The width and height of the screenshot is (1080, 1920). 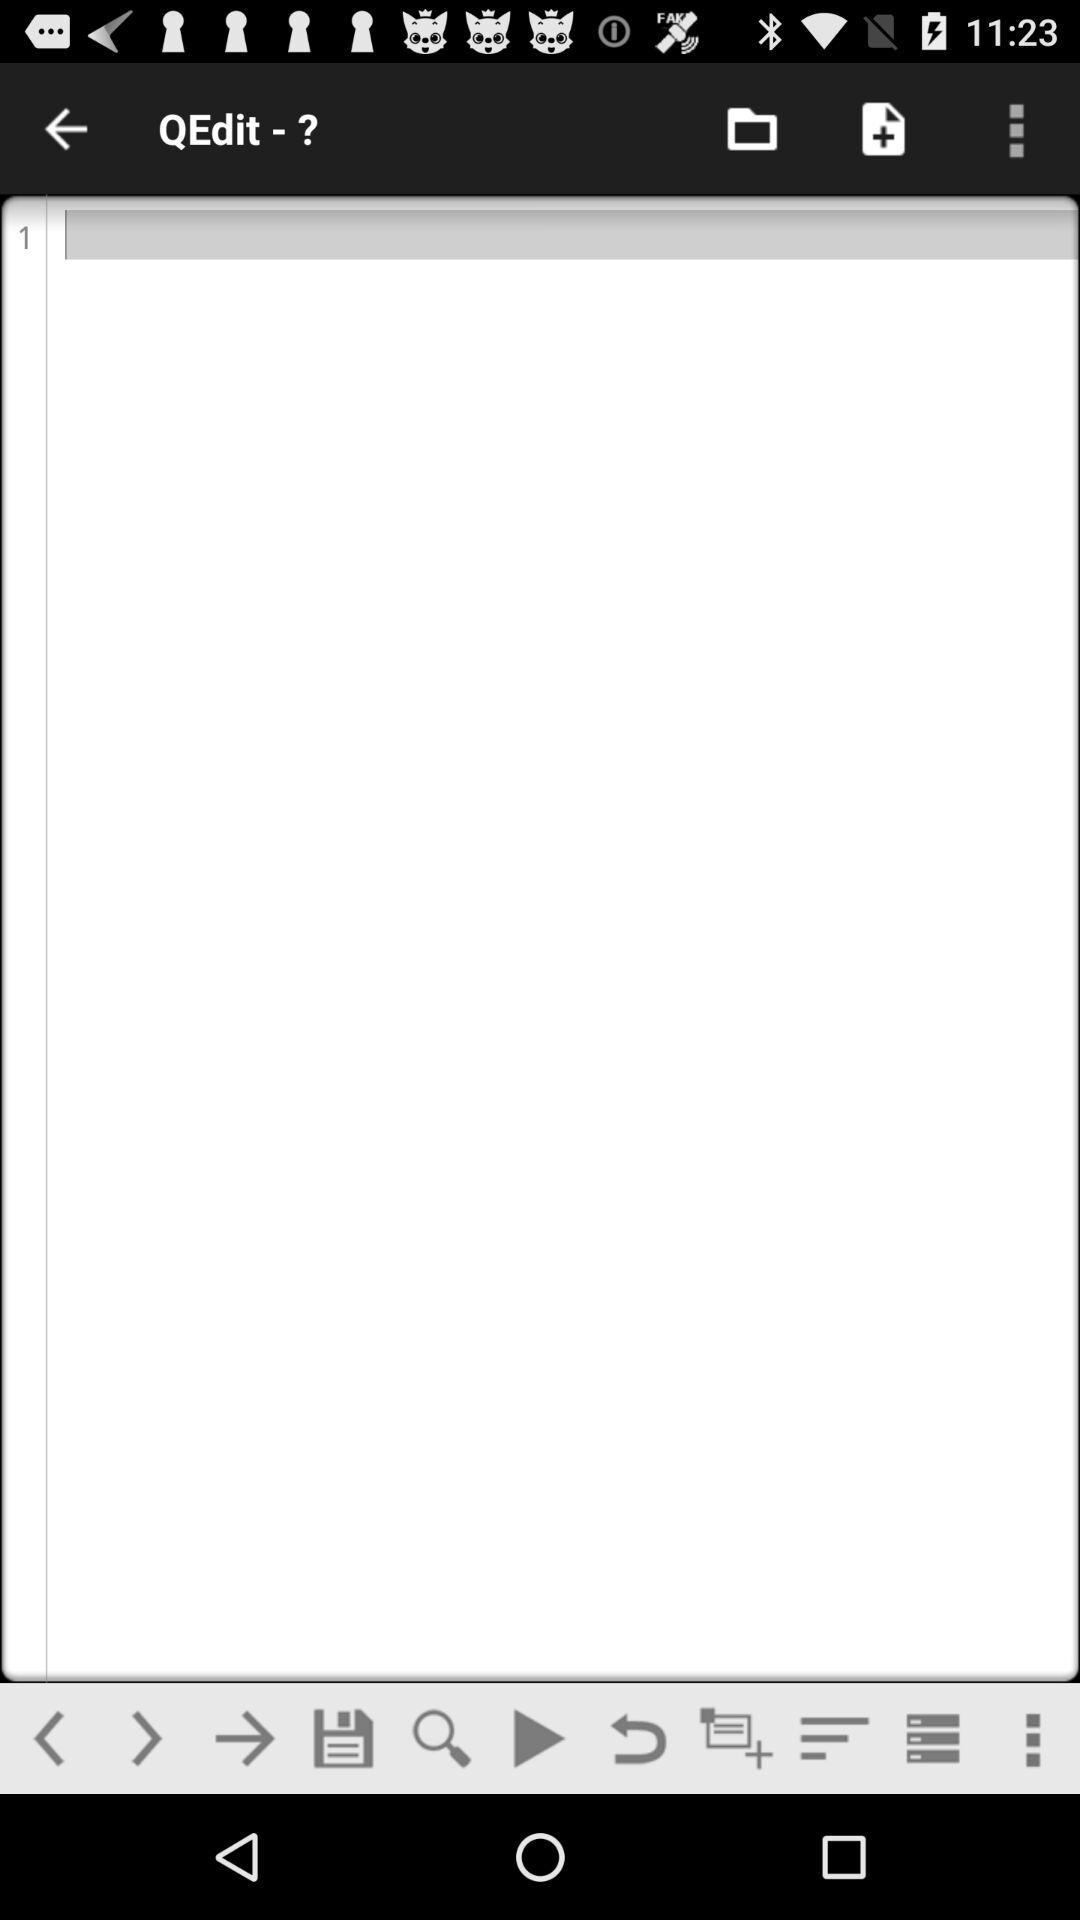 I want to click on more options button, so click(x=1030, y=1737).